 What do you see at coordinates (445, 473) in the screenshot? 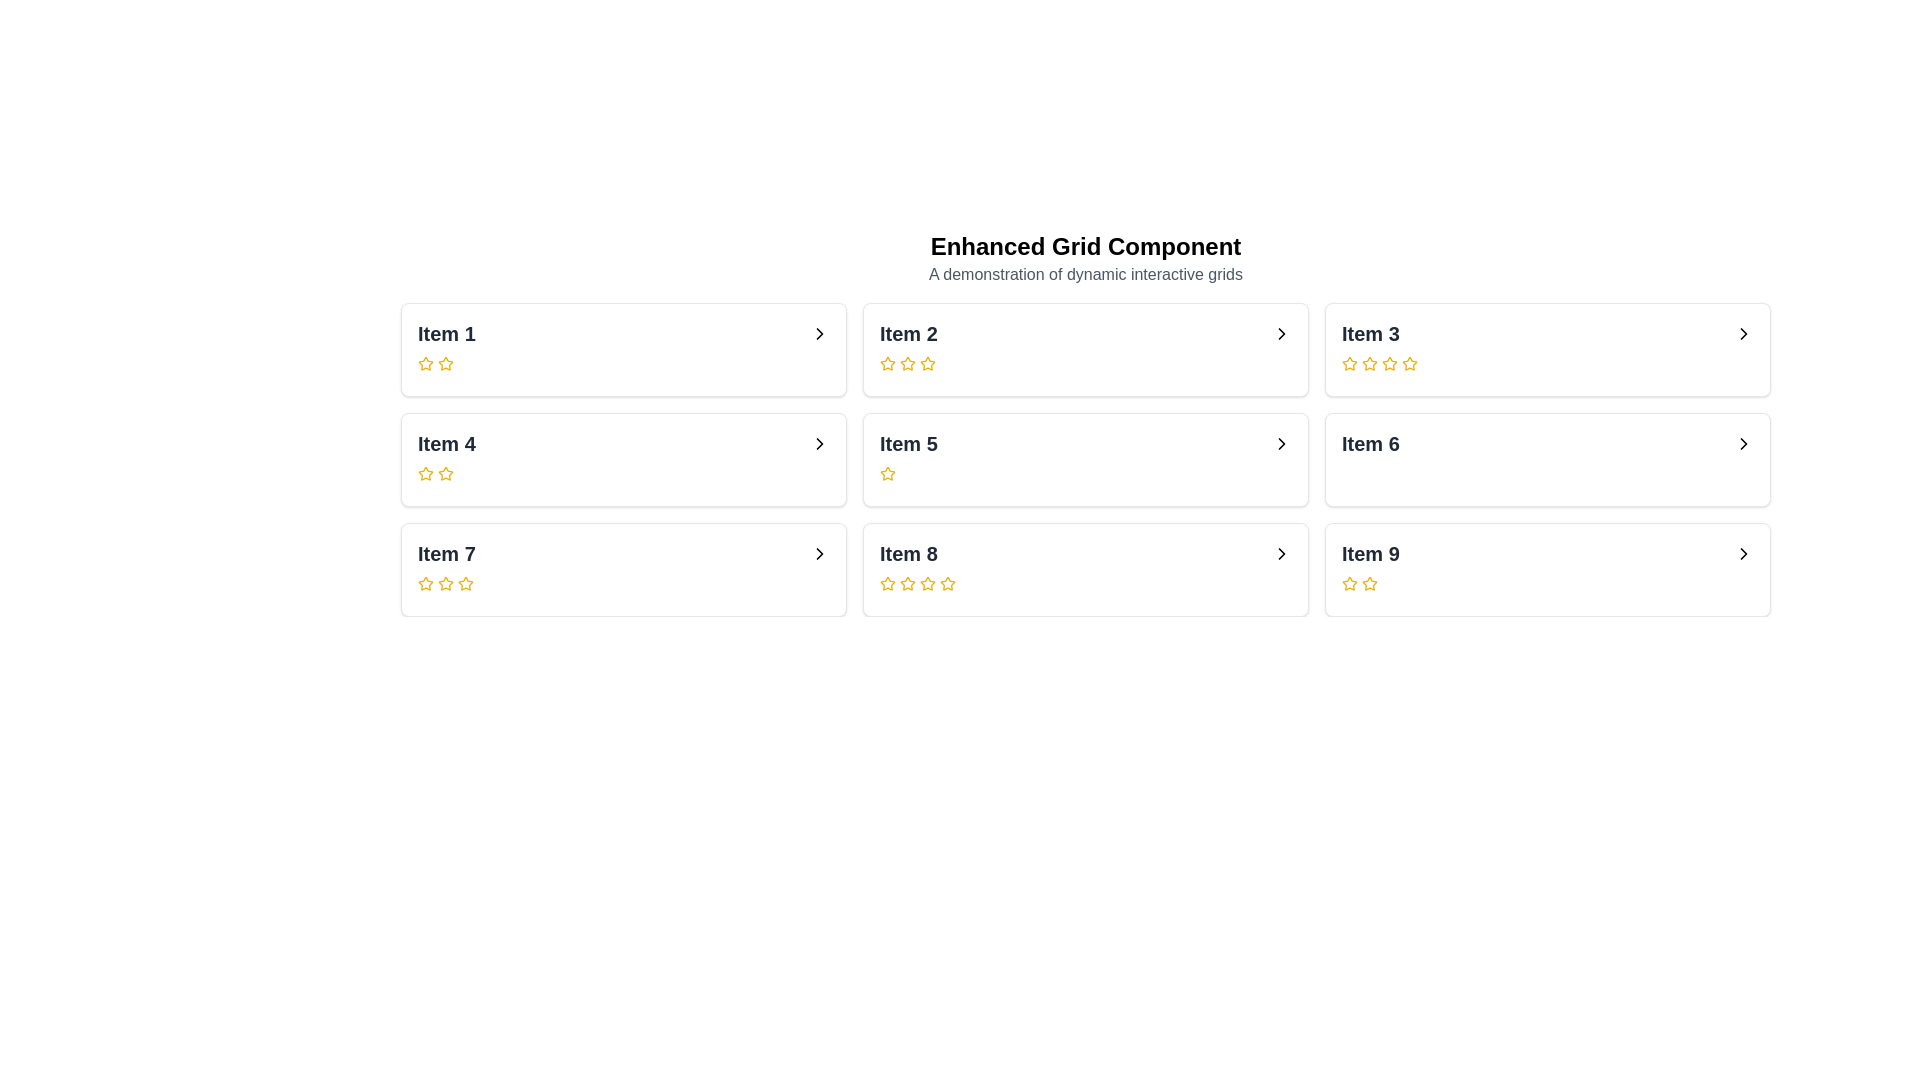
I see `the third star icon in the rating row for 'Item 4'` at bounding box center [445, 473].